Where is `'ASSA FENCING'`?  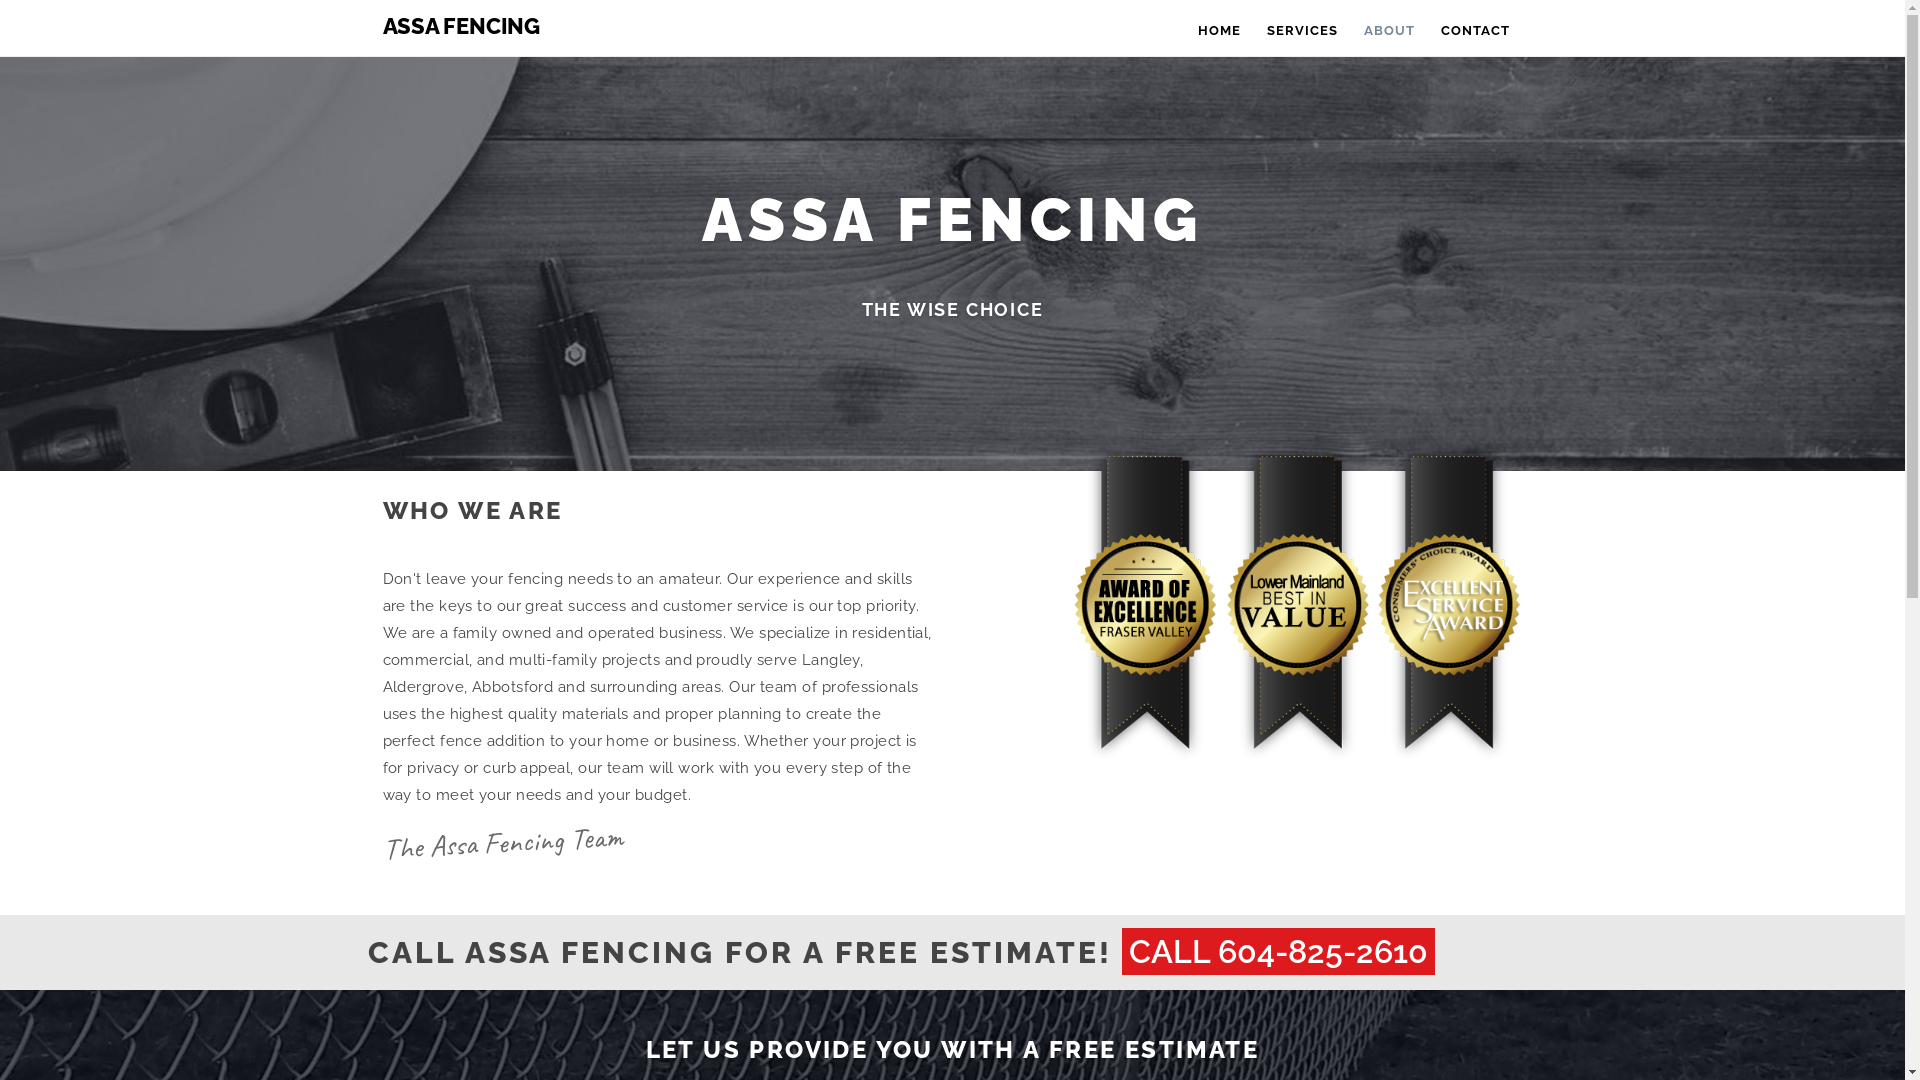
'ASSA FENCING' is located at coordinates (455, 24).